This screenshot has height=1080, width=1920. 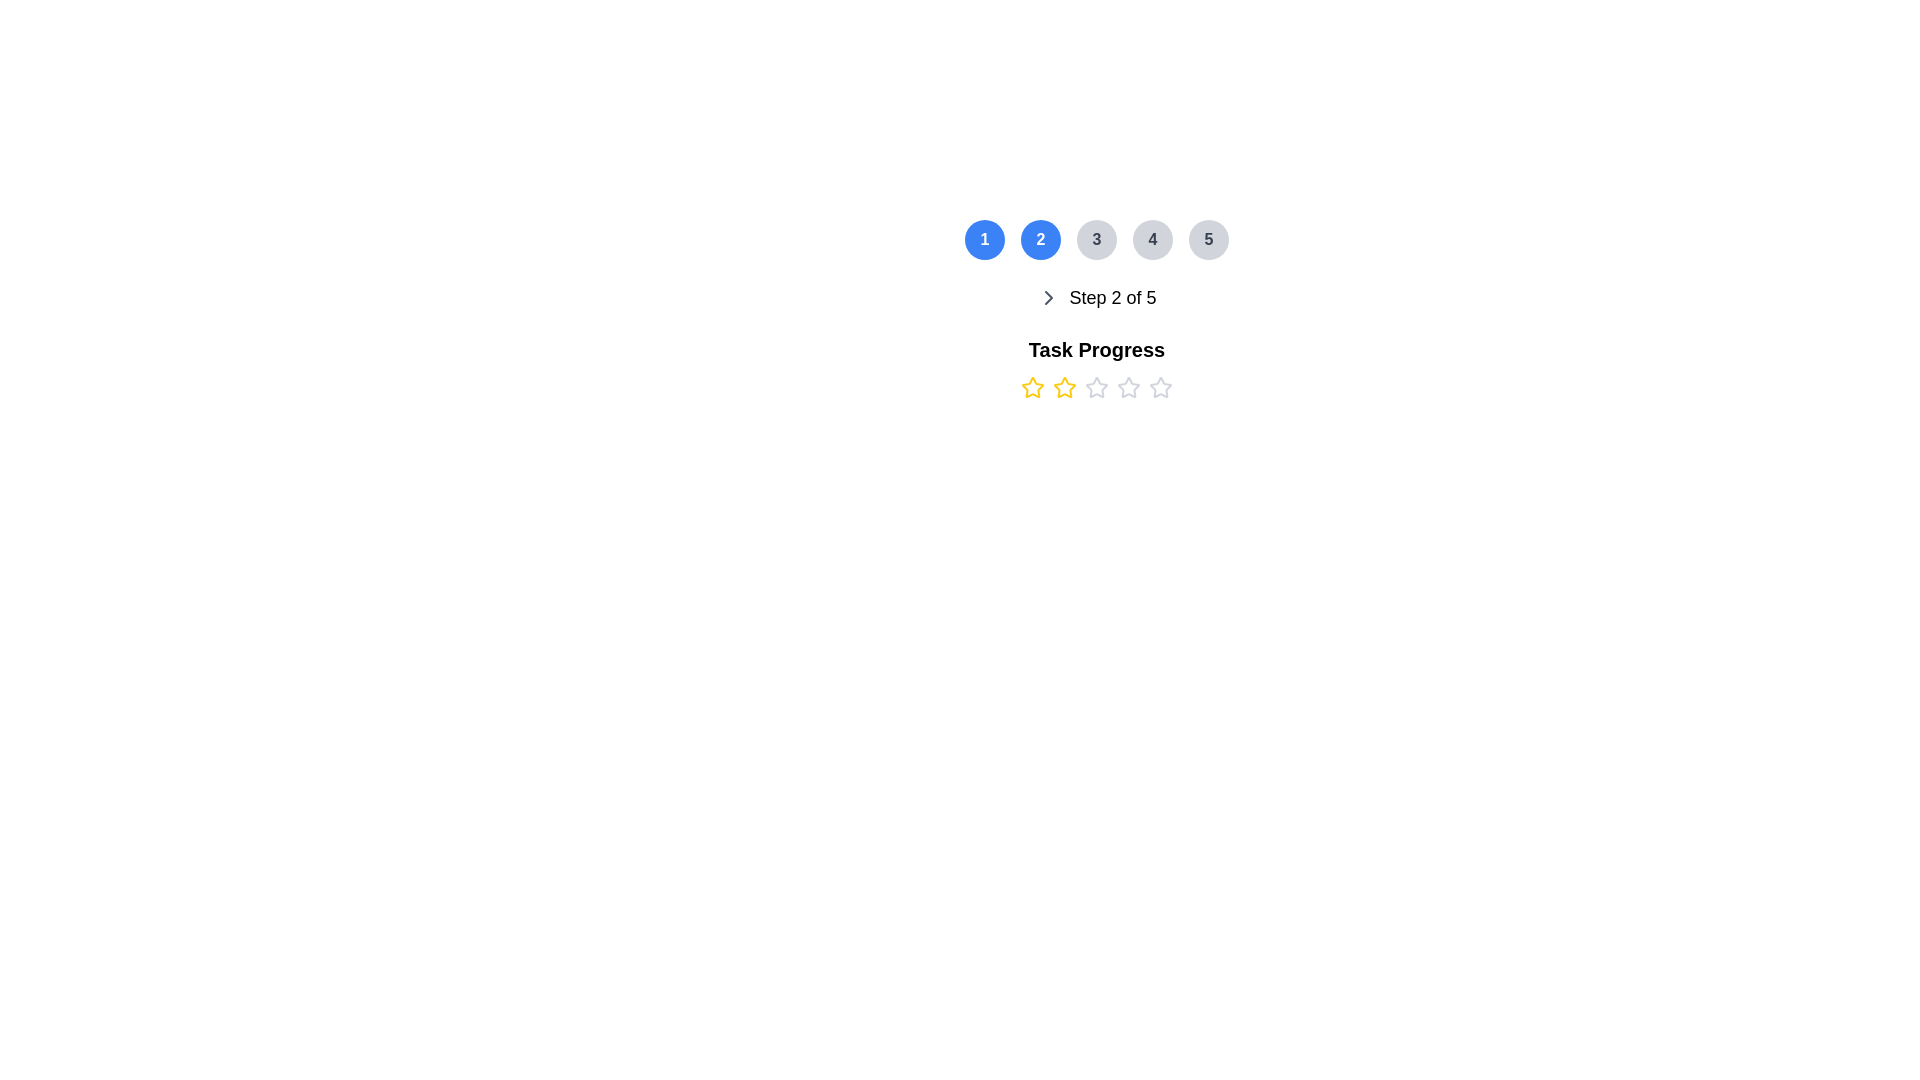 I want to click on the second star-shaped icon in the rating control below the 'Task Progress' text to increase the rating, so click(x=1064, y=388).